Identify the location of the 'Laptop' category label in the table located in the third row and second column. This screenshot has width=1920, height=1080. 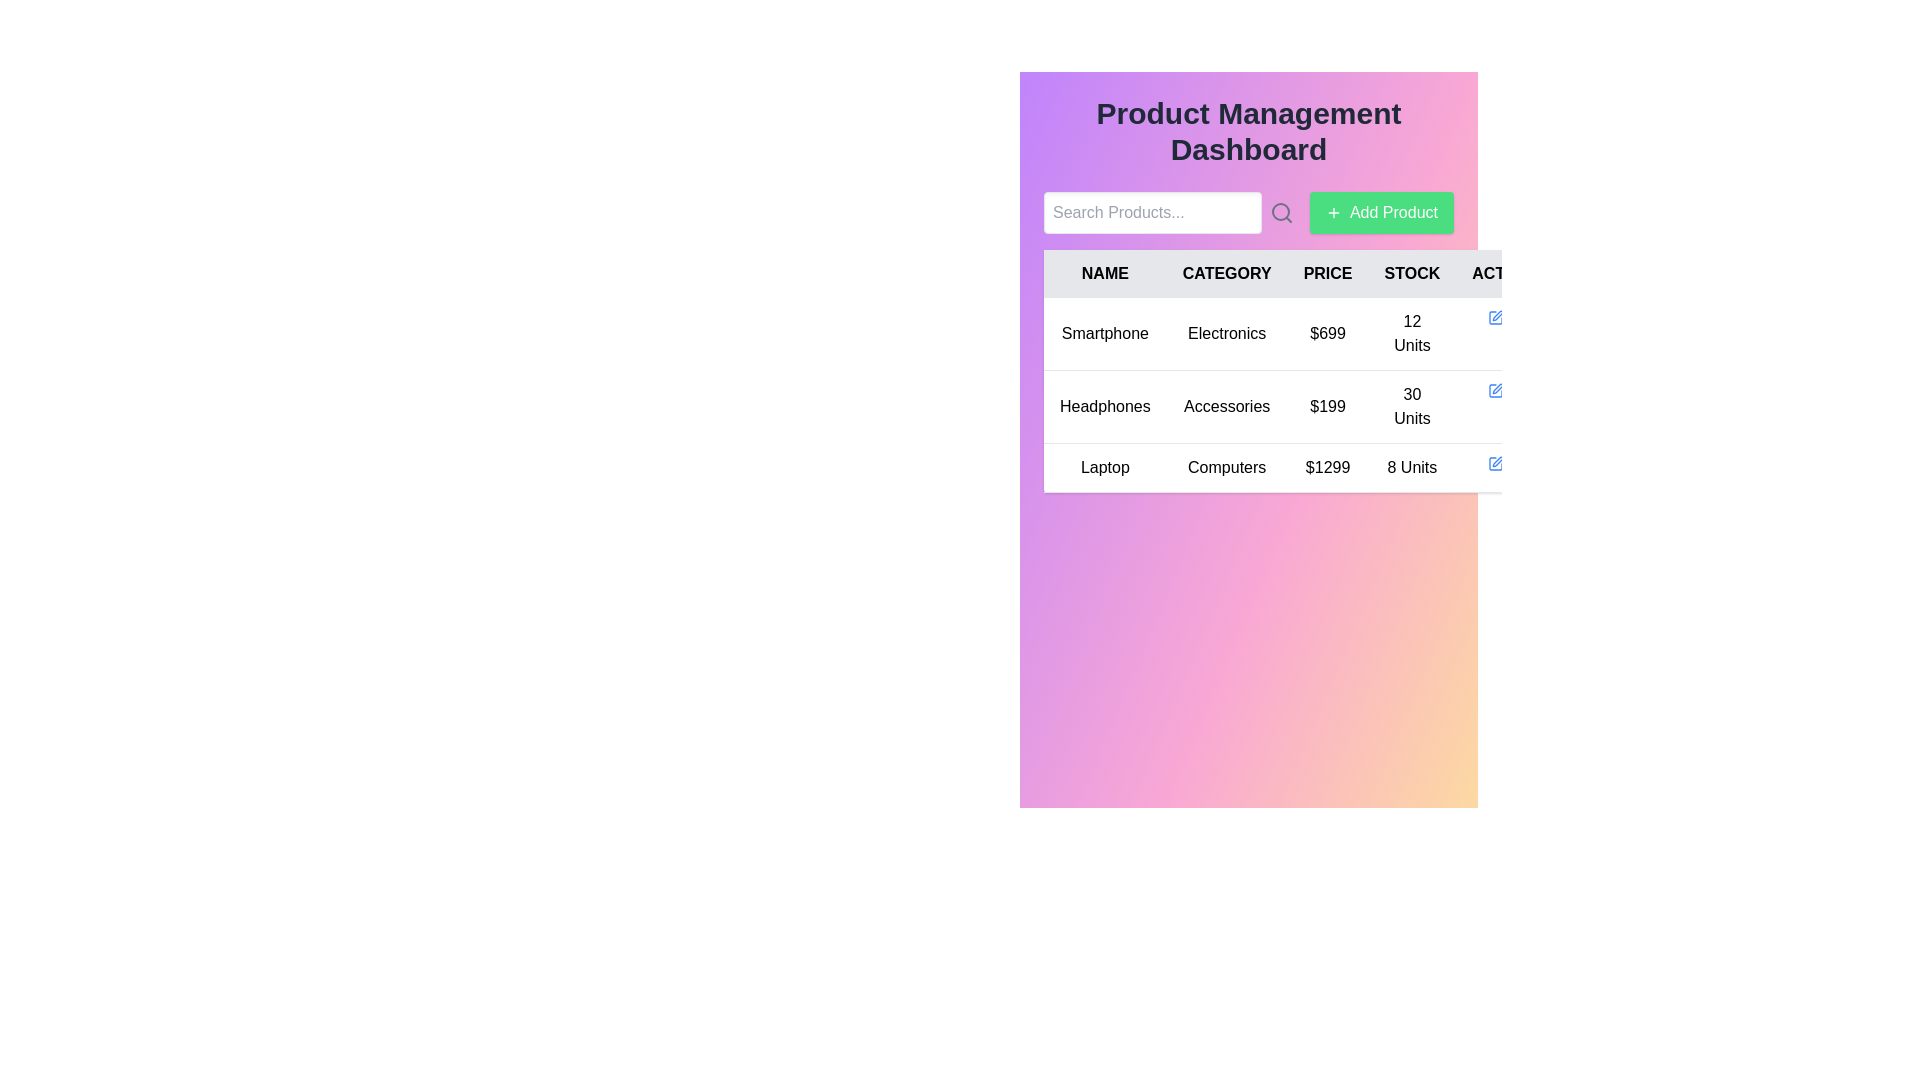
(1226, 467).